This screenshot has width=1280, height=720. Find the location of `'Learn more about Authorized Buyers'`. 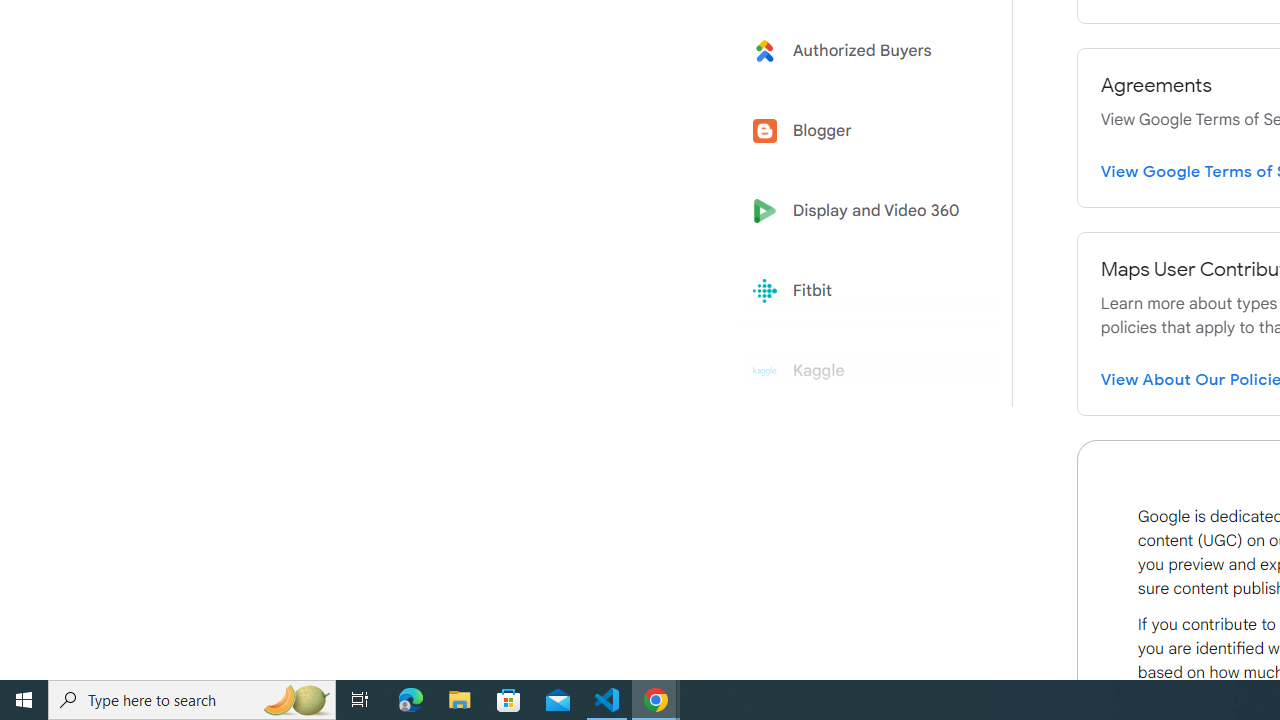

'Learn more about Authorized Buyers' is located at coordinates (862, 49).